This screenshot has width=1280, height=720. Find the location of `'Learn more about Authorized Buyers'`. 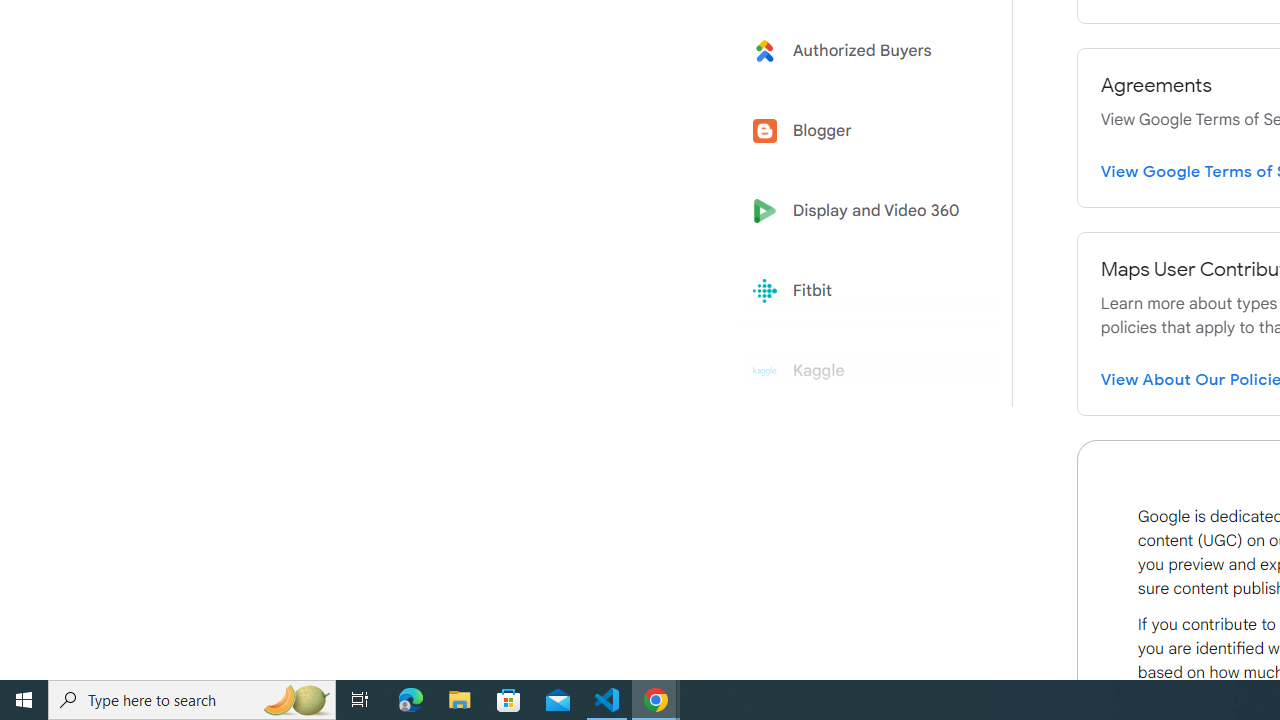

'Learn more about Authorized Buyers' is located at coordinates (862, 49).